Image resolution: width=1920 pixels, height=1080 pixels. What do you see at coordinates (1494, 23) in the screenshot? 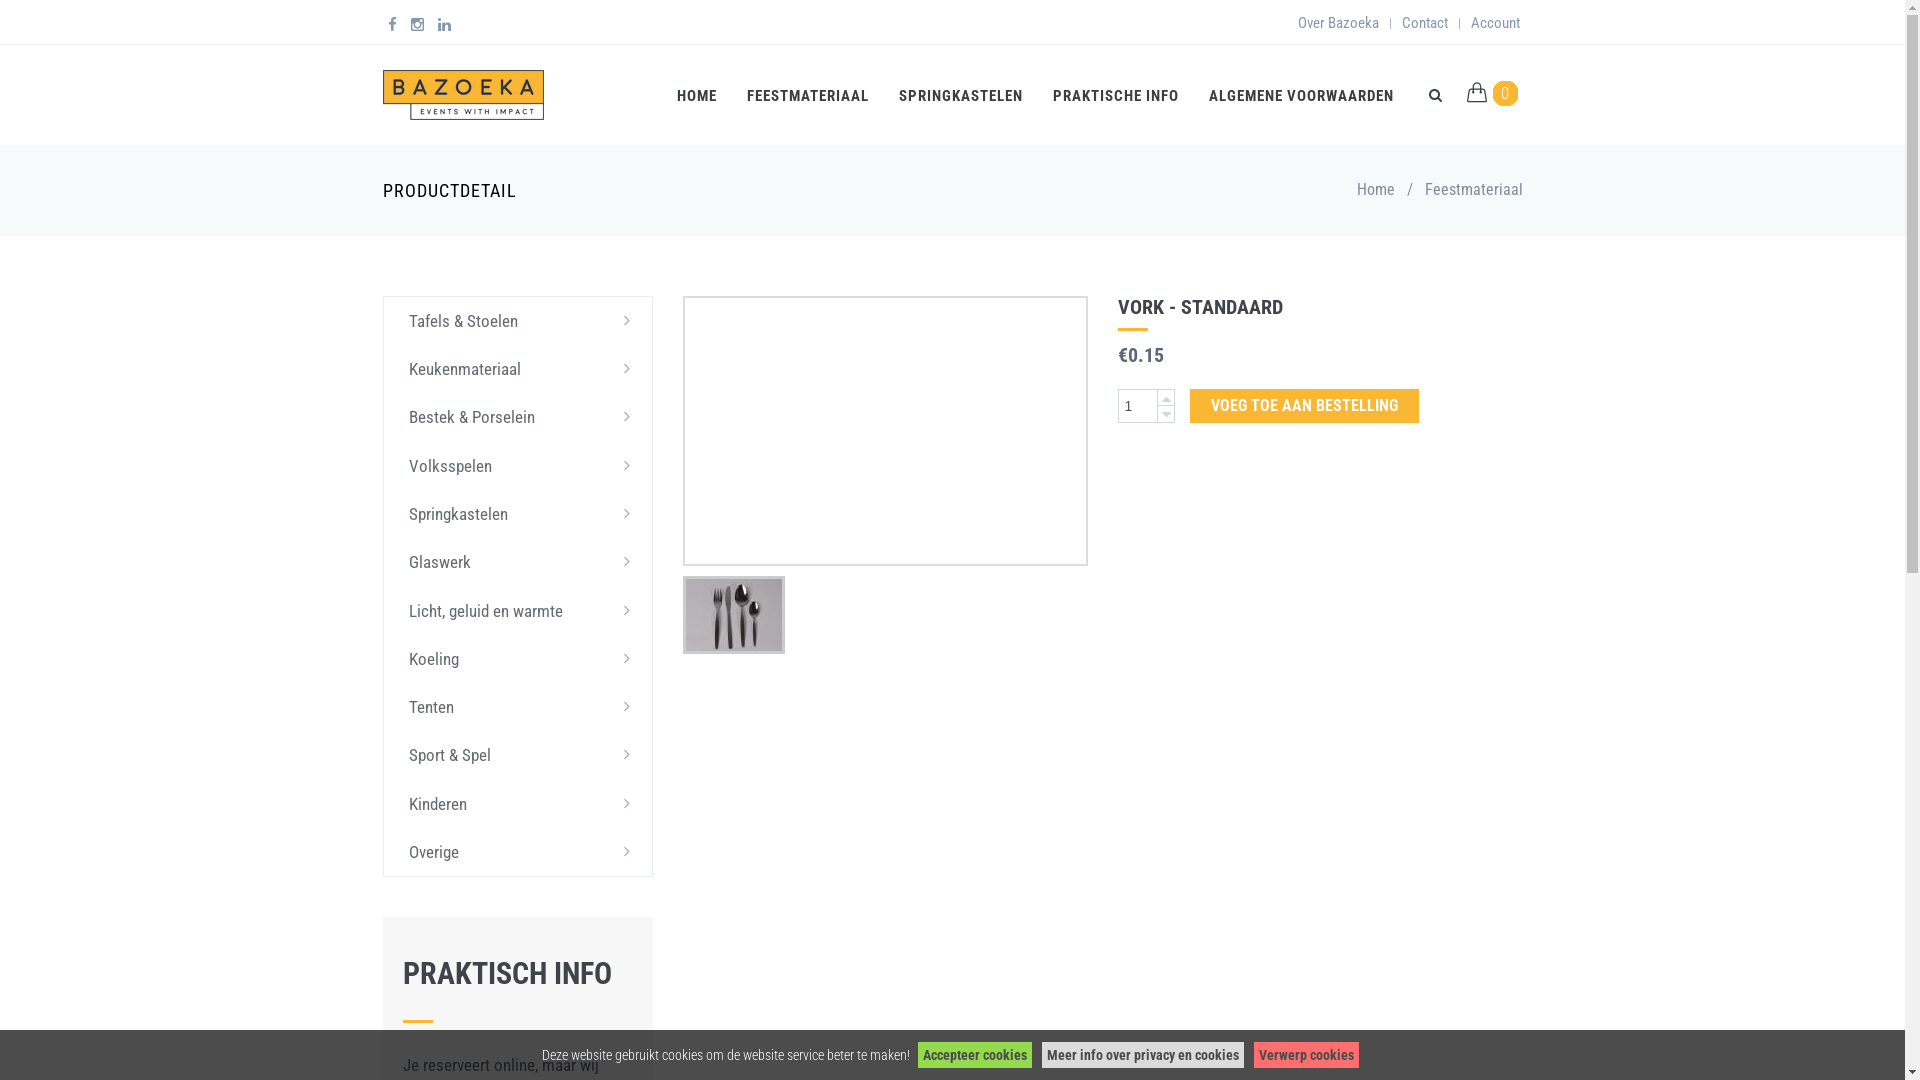
I see `'Account'` at bounding box center [1494, 23].